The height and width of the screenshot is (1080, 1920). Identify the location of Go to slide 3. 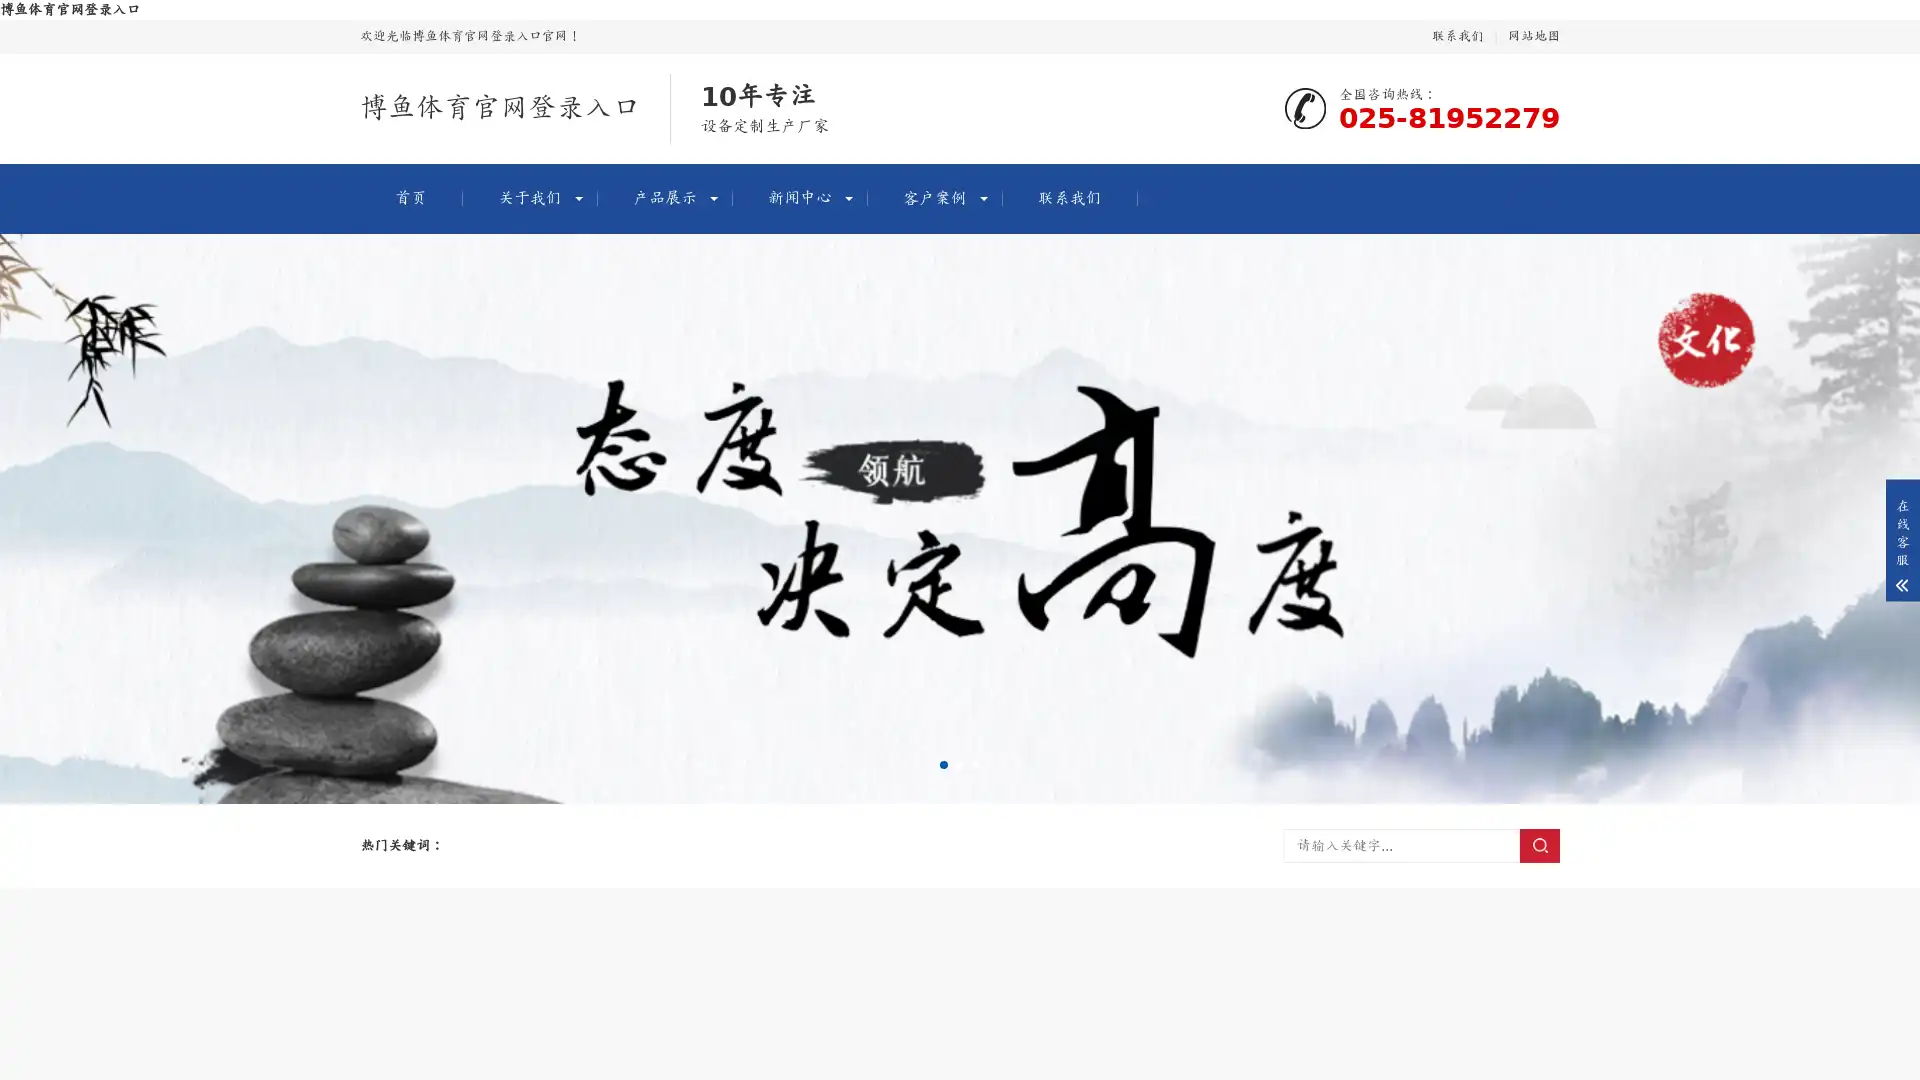
(975, 764).